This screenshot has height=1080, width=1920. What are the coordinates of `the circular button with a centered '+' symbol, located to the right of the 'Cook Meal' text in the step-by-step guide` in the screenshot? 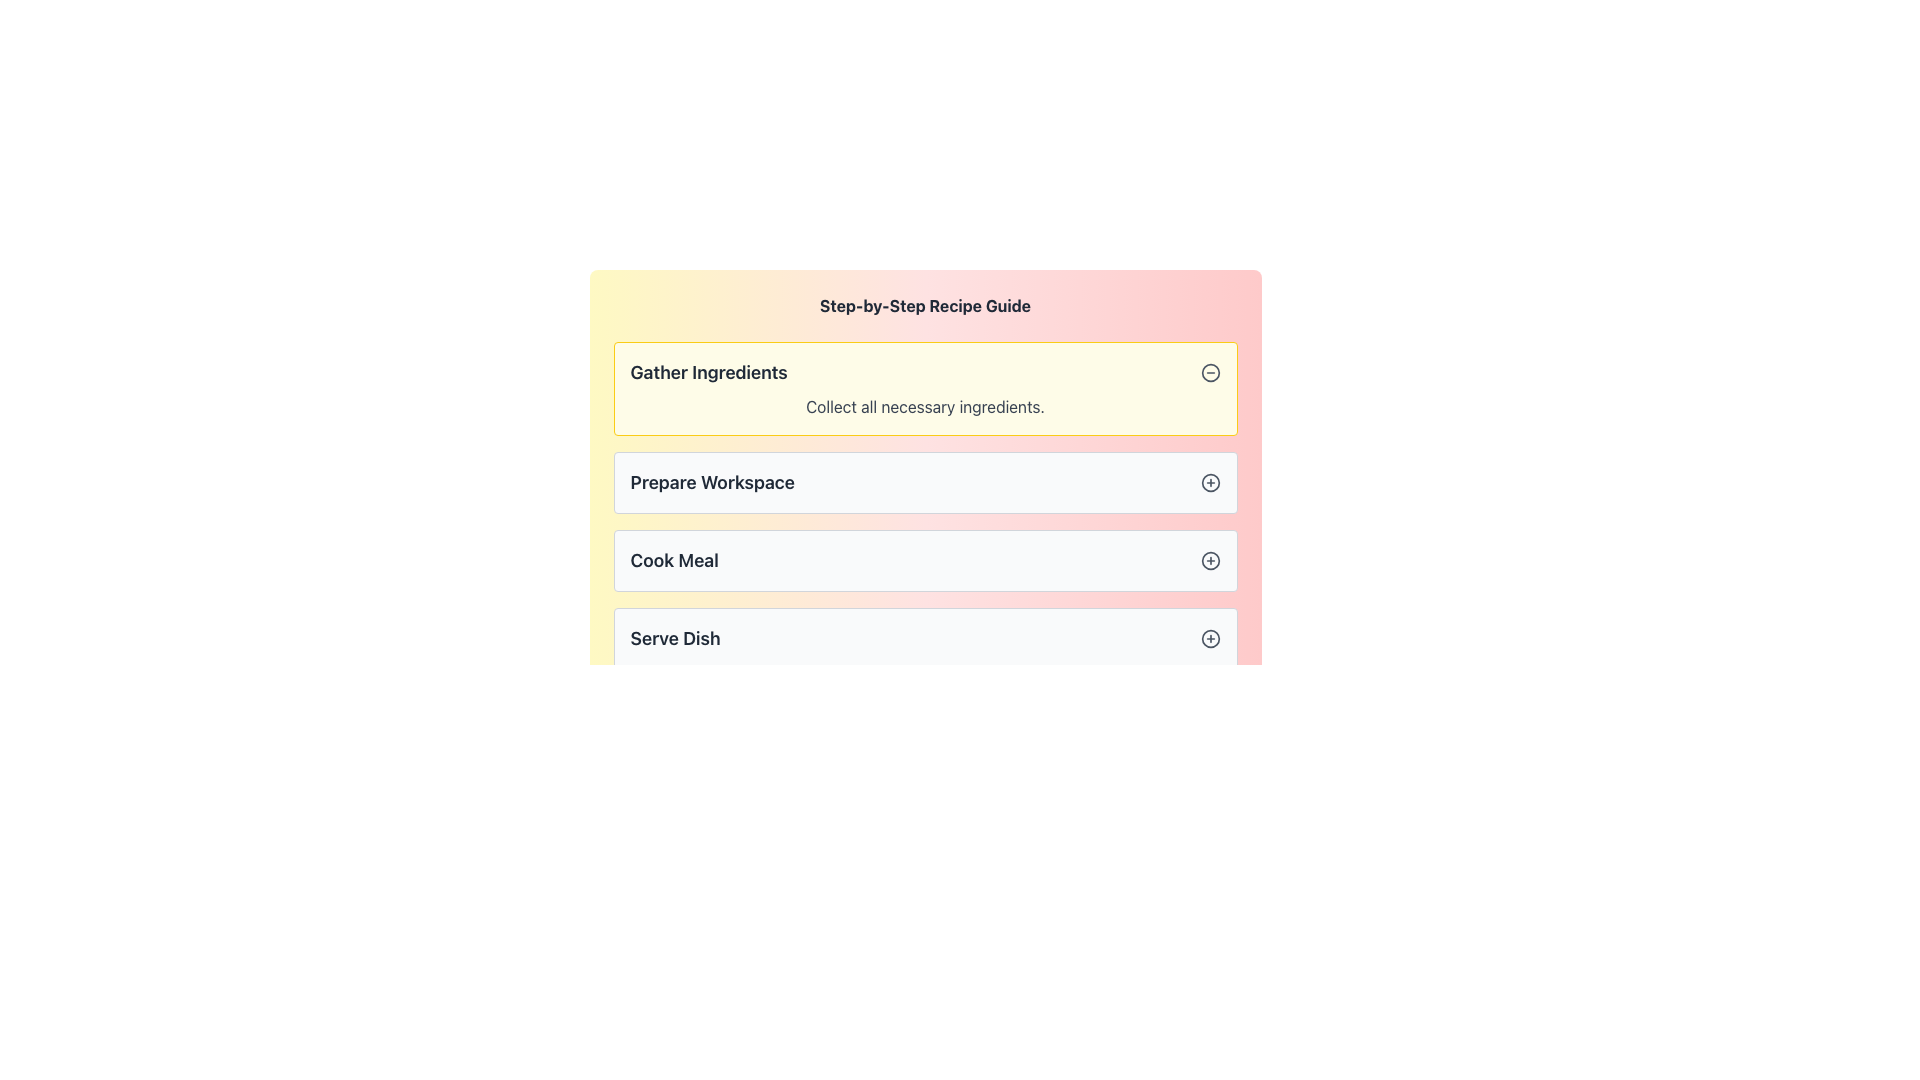 It's located at (1209, 560).